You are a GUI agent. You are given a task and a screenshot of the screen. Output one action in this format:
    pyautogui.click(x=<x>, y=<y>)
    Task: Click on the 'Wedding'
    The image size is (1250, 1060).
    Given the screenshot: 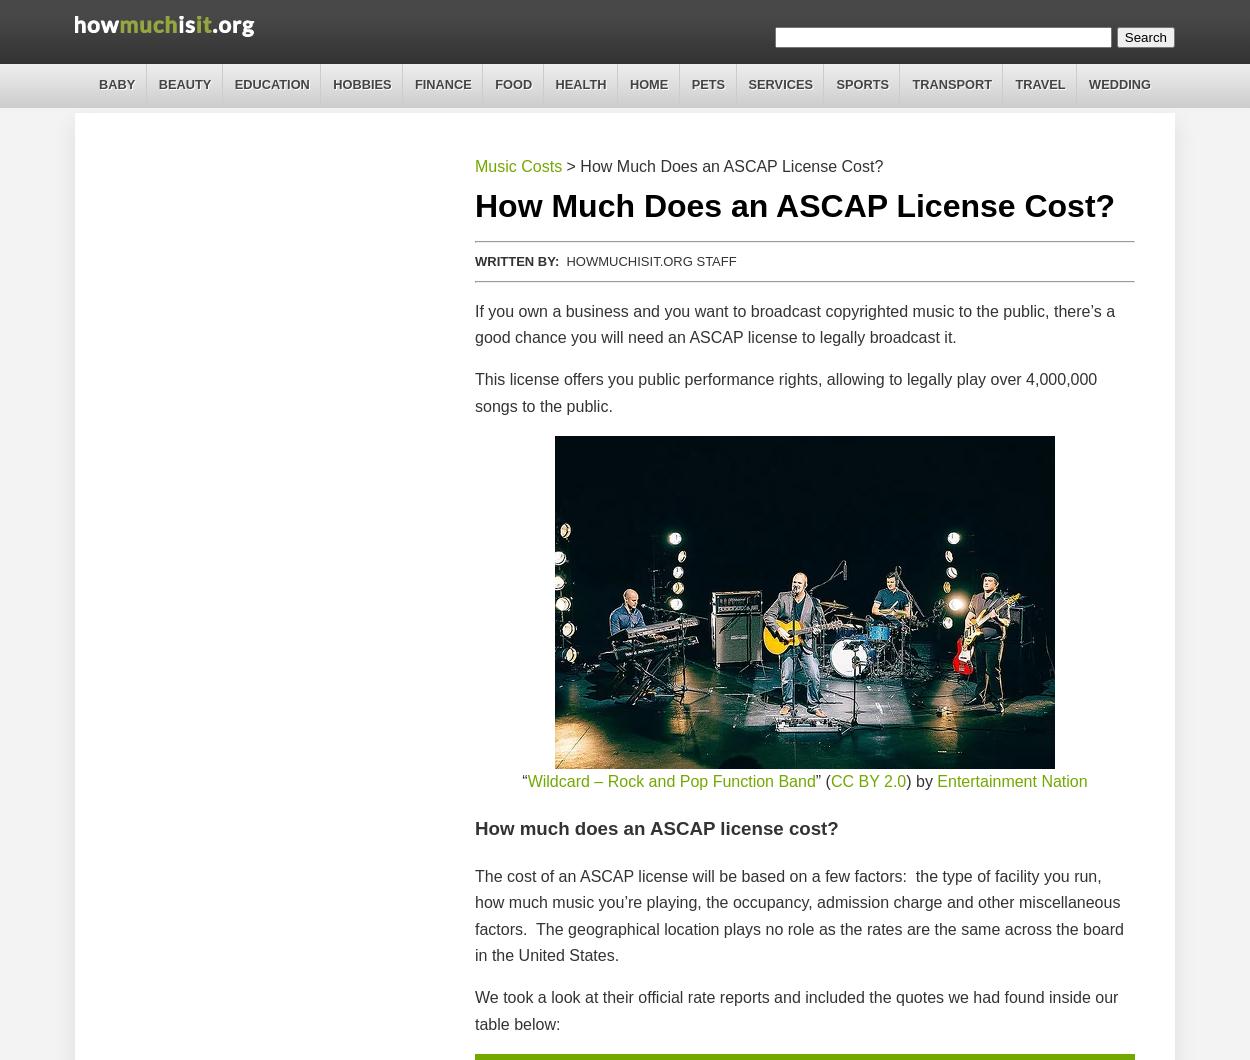 What is the action you would take?
    pyautogui.click(x=1088, y=84)
    